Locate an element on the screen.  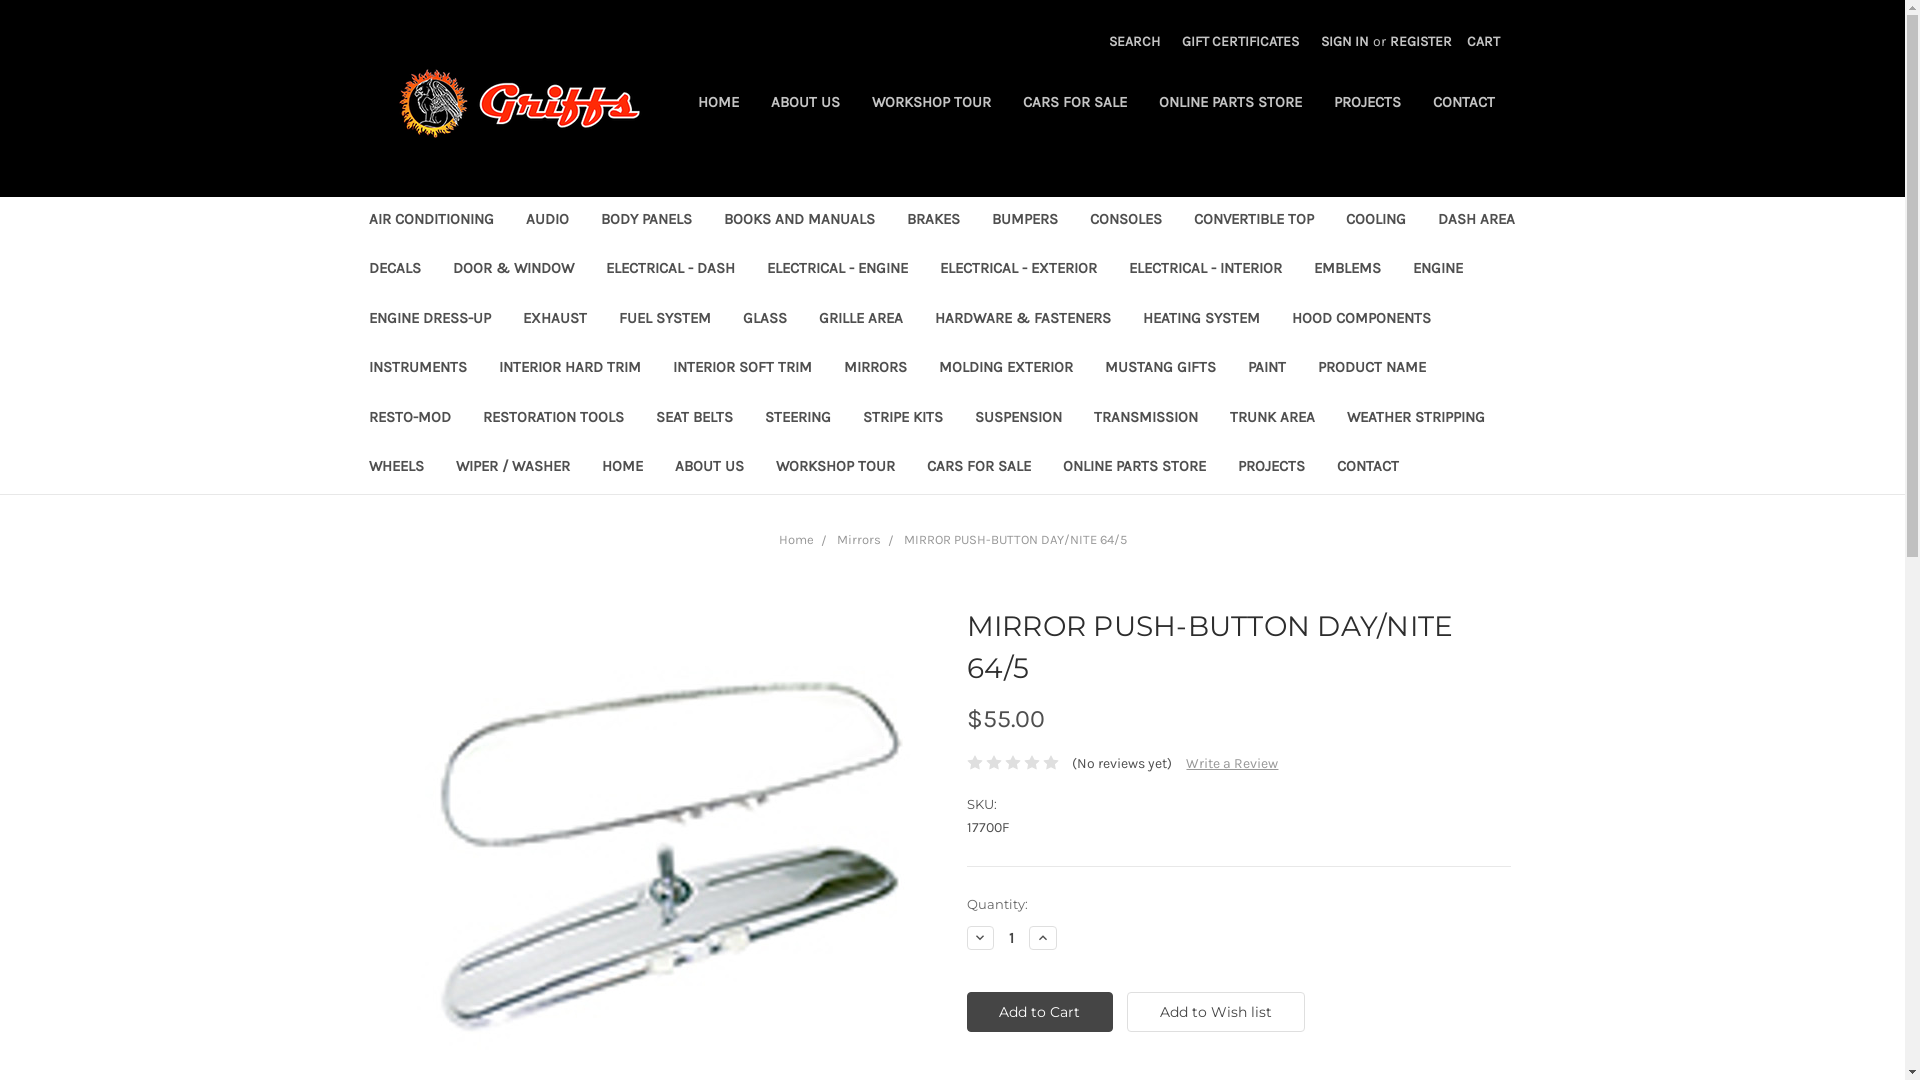
'Decrease Quantity:' is located at coordinates (965, 937).